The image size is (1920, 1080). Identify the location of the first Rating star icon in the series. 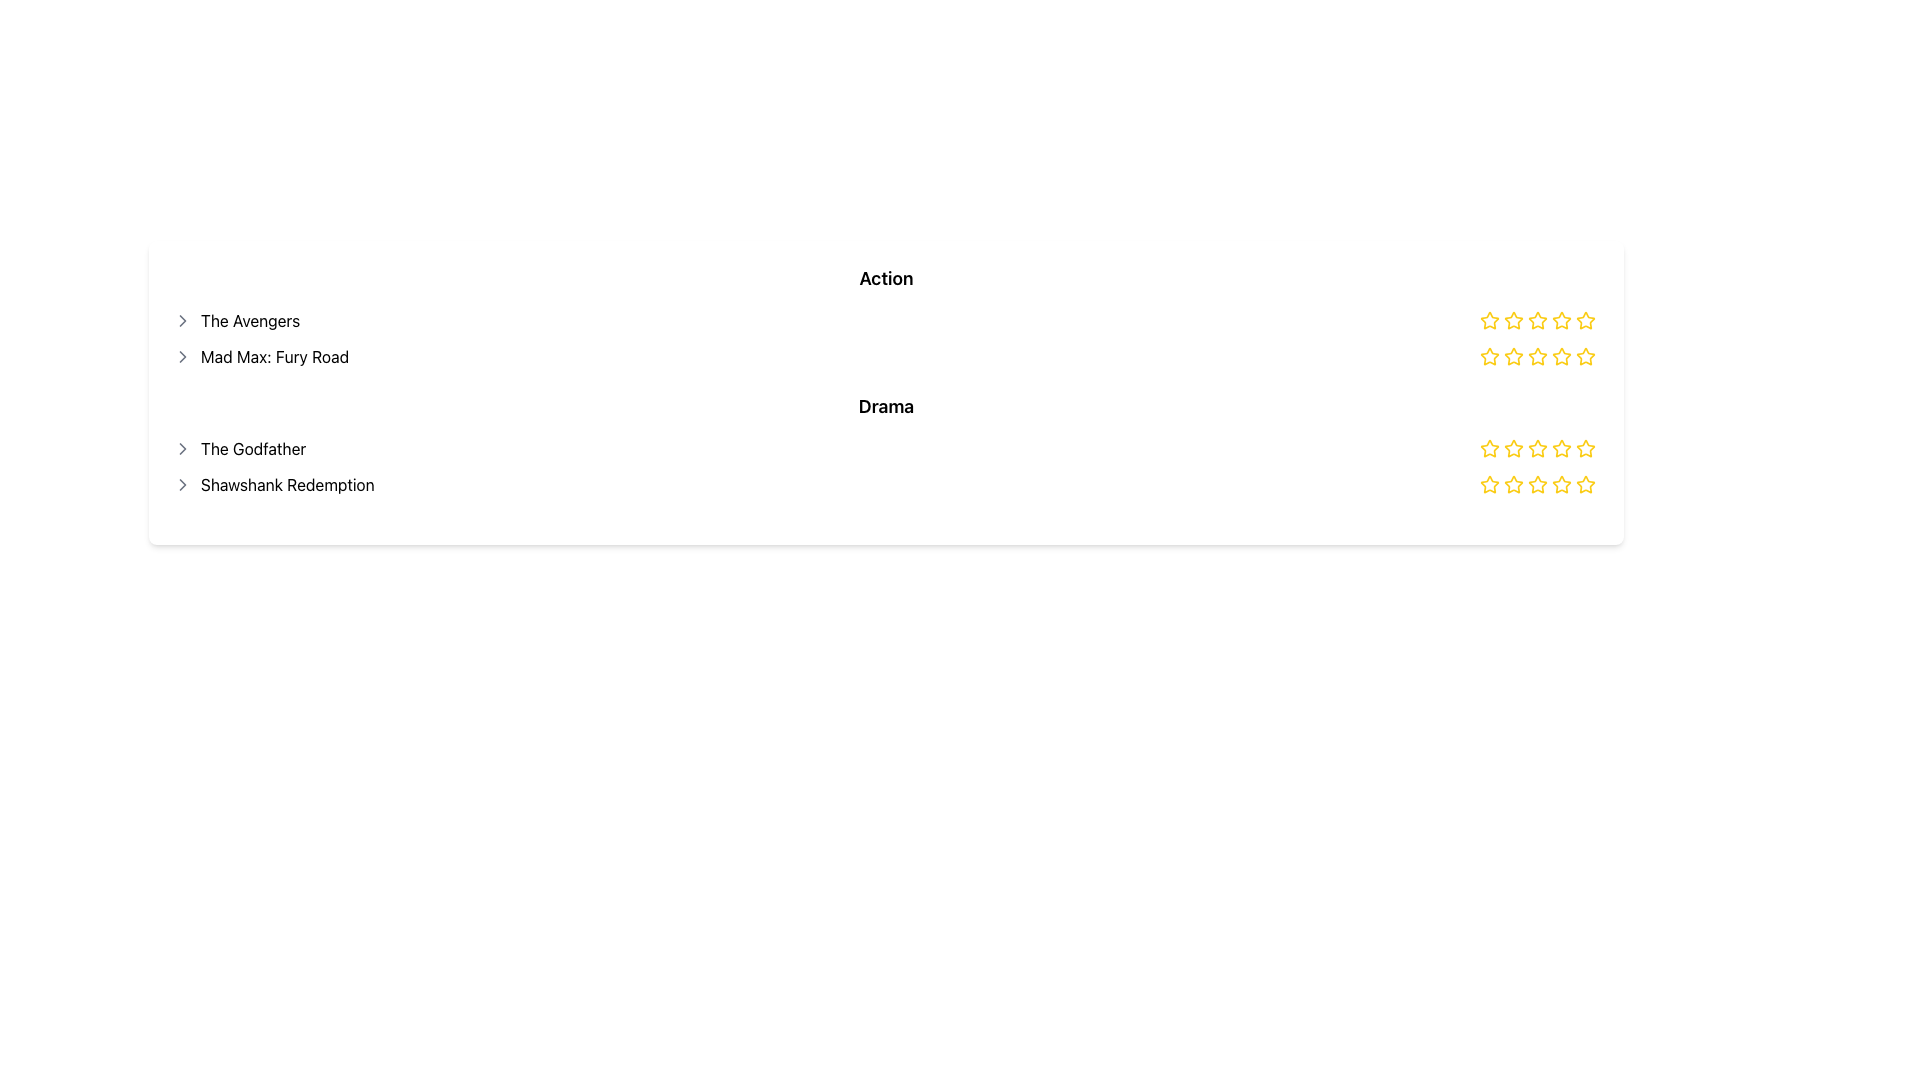
(1489, 319).